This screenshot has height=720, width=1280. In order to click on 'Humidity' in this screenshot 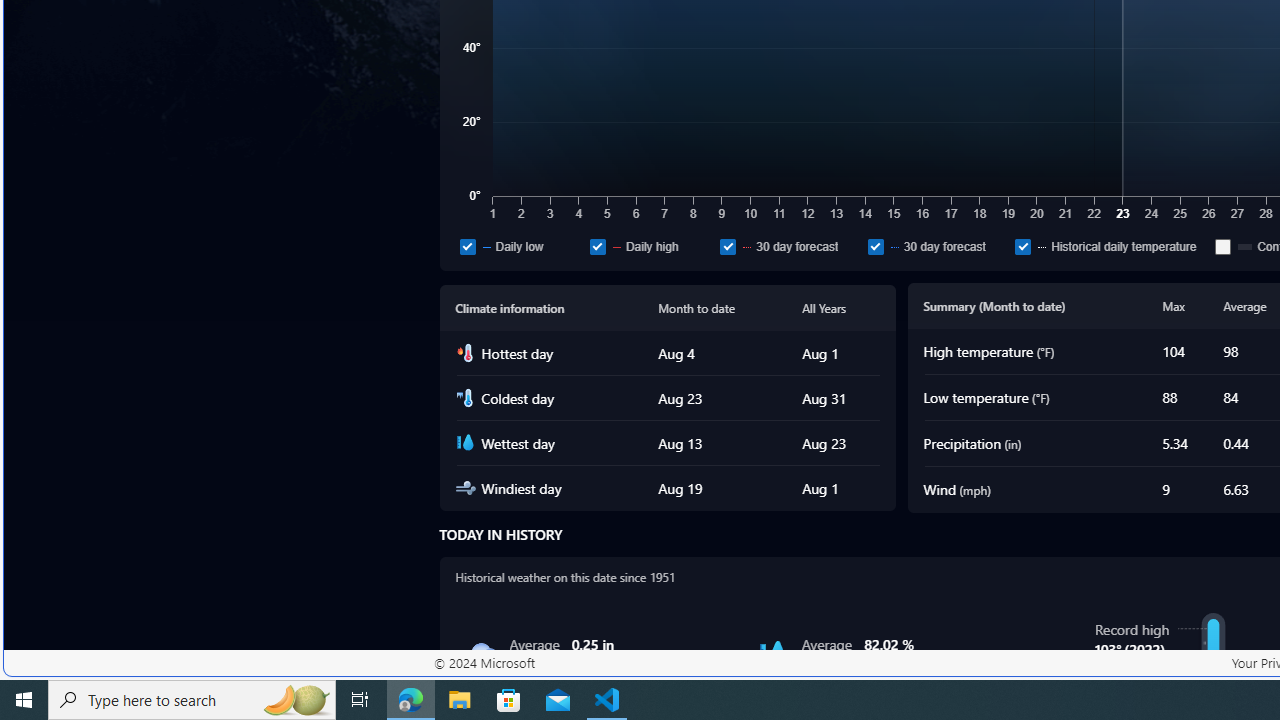, I will do `click(772, 654)`.